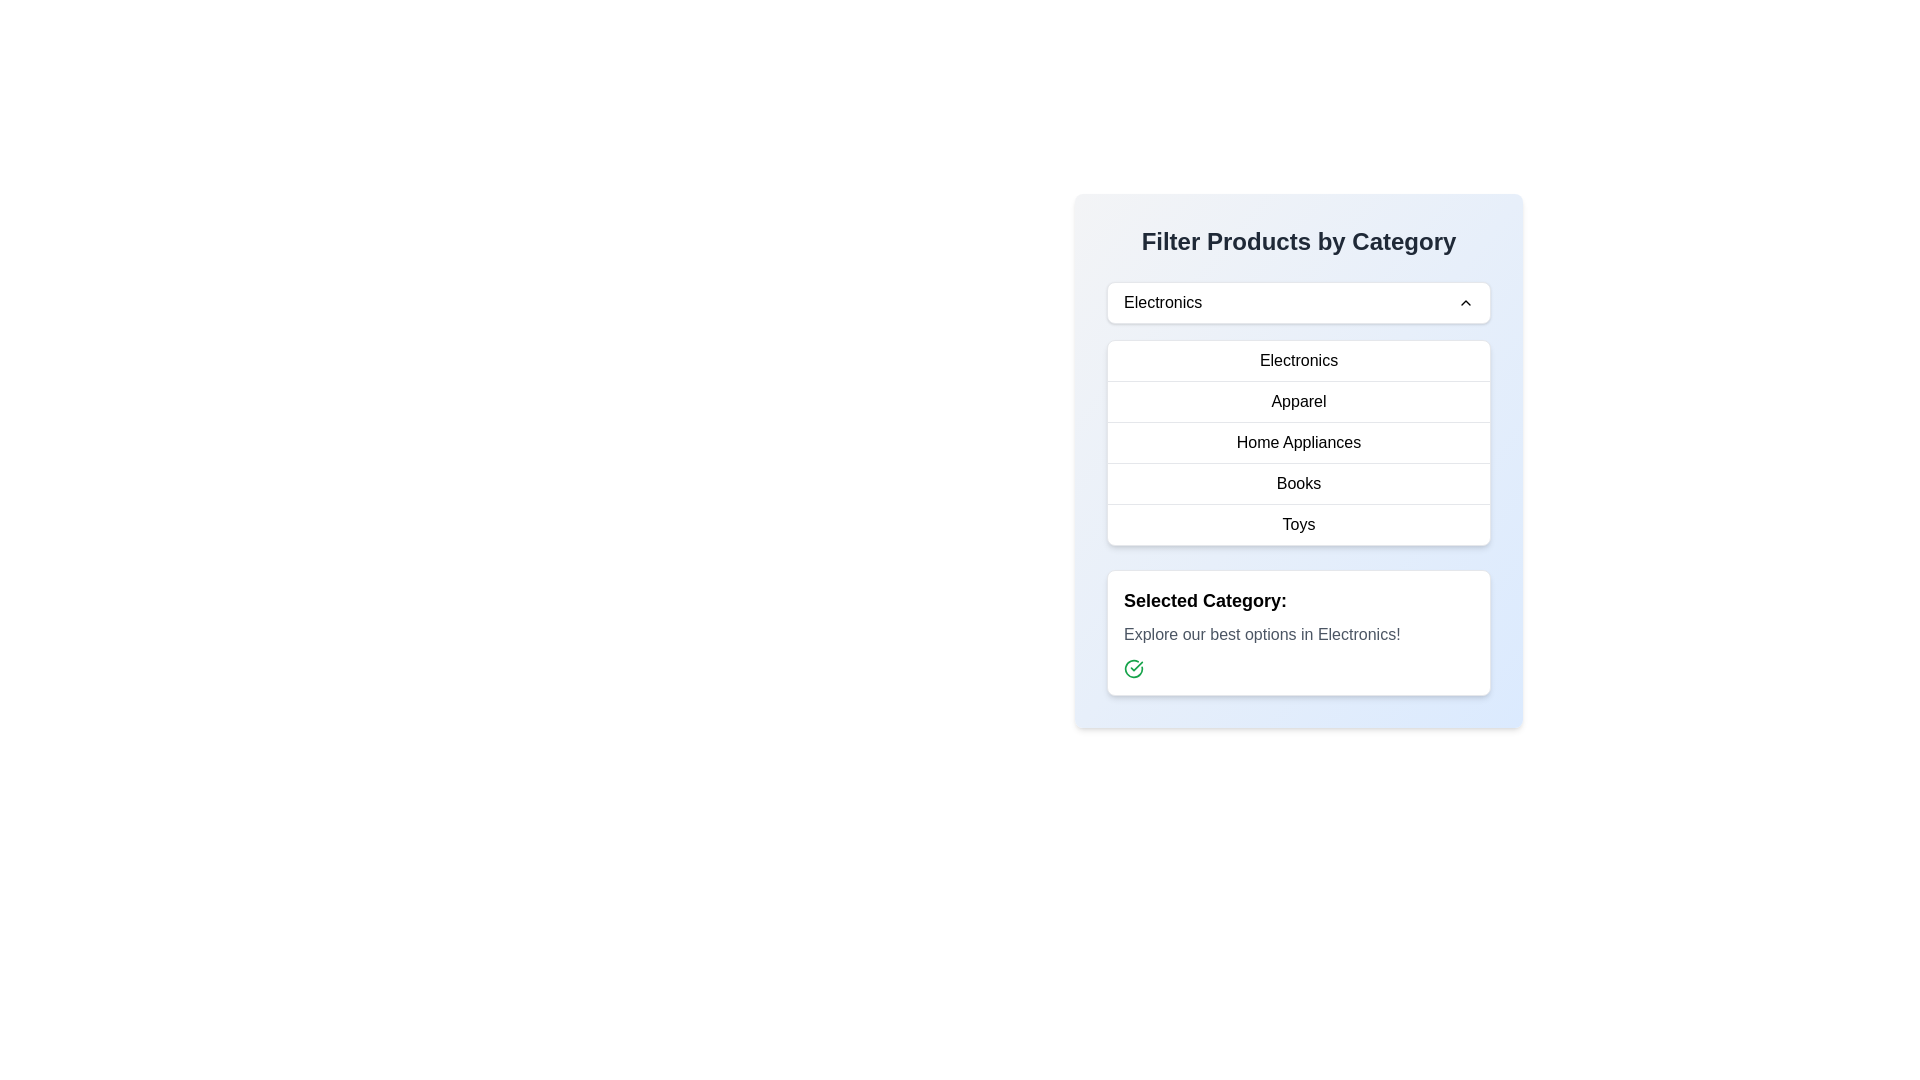  What do you see at coordinates (1299, 441) in the screenshot?
I see `the 'Home Appliances' button-like list item, which is the third item in the vertical list under 'Filter Products by Category', to trigger a visual effect` at bounding box center [1299, 441].